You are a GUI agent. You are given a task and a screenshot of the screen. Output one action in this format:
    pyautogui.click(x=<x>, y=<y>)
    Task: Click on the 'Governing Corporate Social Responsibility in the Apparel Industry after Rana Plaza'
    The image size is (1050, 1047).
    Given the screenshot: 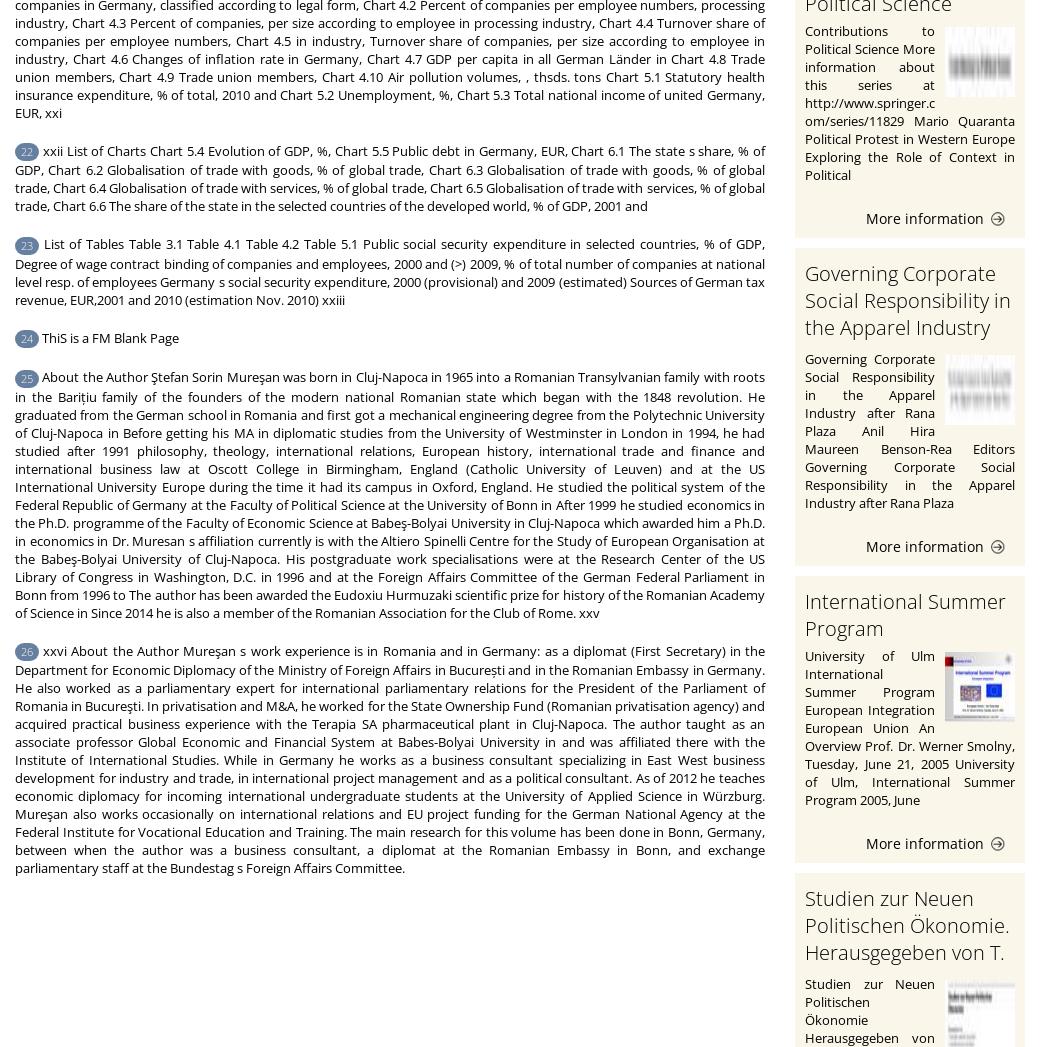 What is the action you would take?
    pyautogui.click(x=908, y=311)
    